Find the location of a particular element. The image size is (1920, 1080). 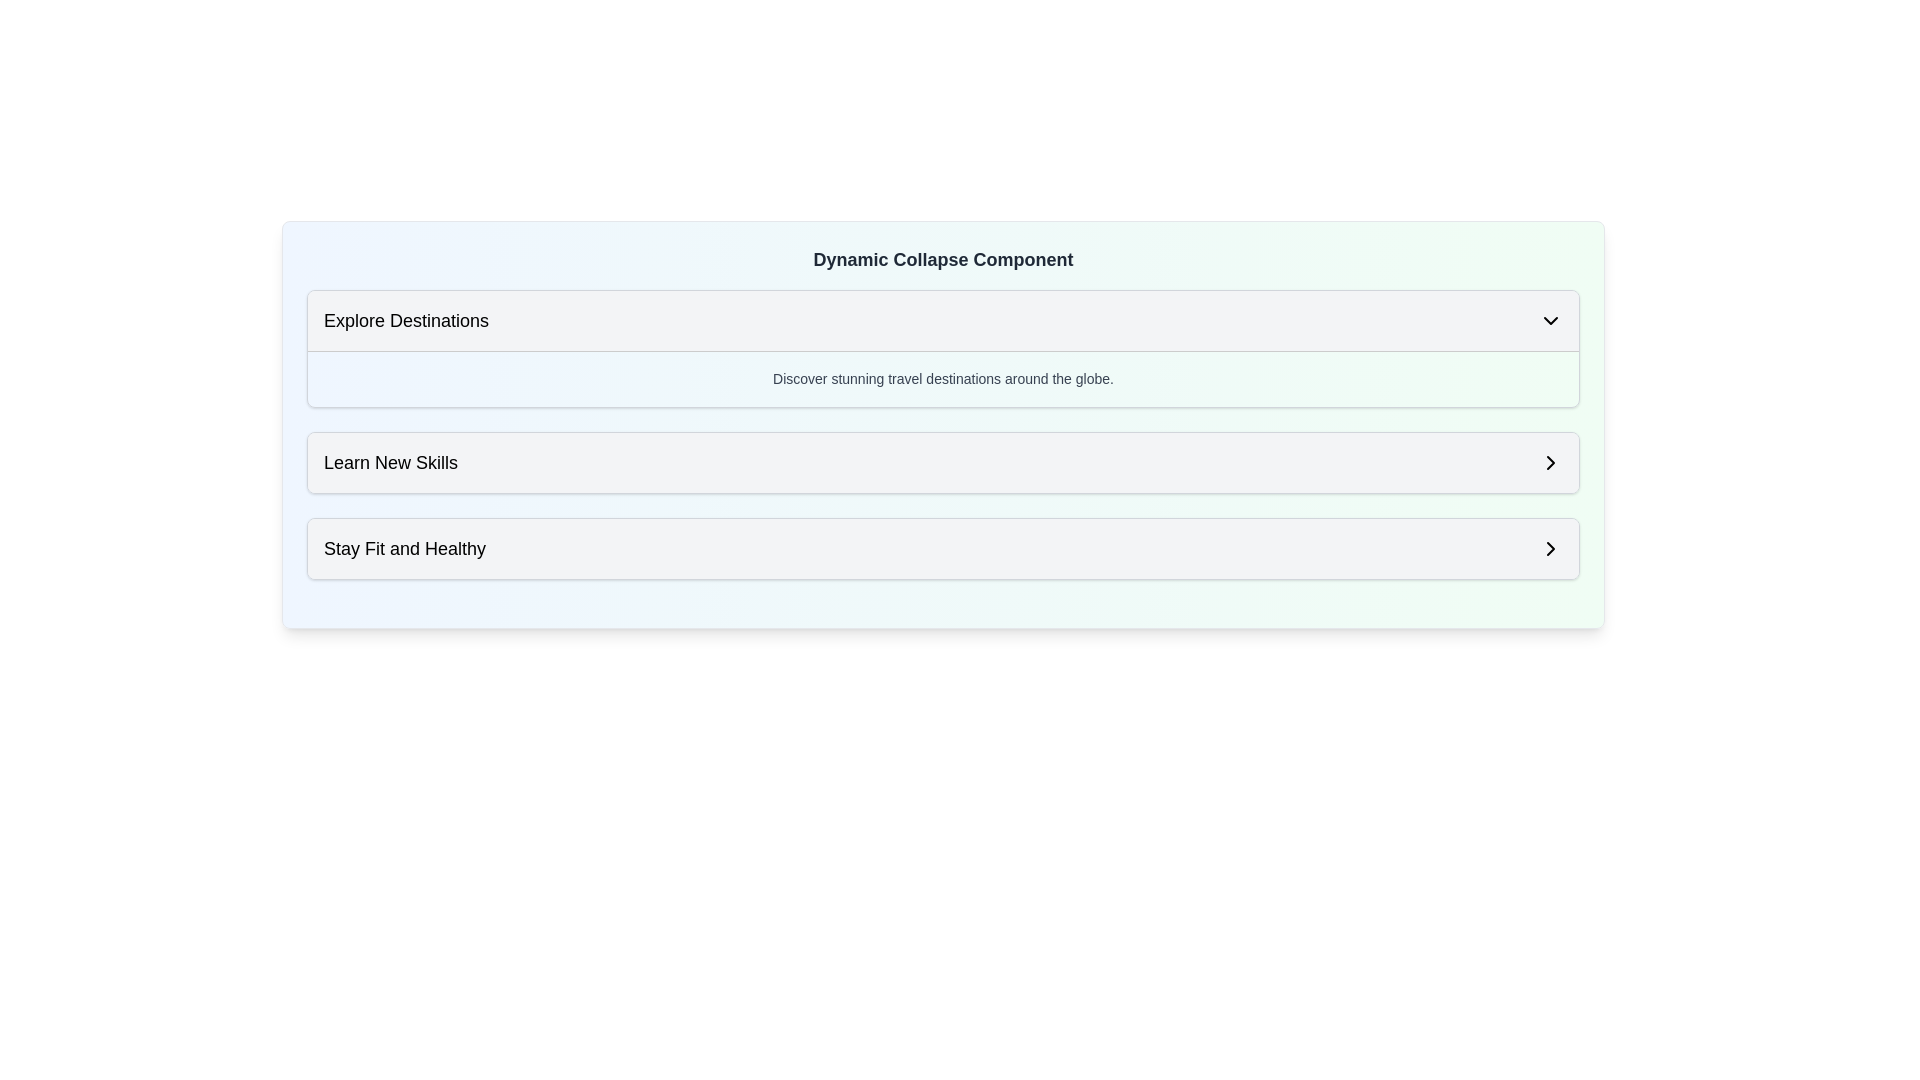

the interactive list item labeled 'Learn New Skills' is located at coordinates (942, 462).